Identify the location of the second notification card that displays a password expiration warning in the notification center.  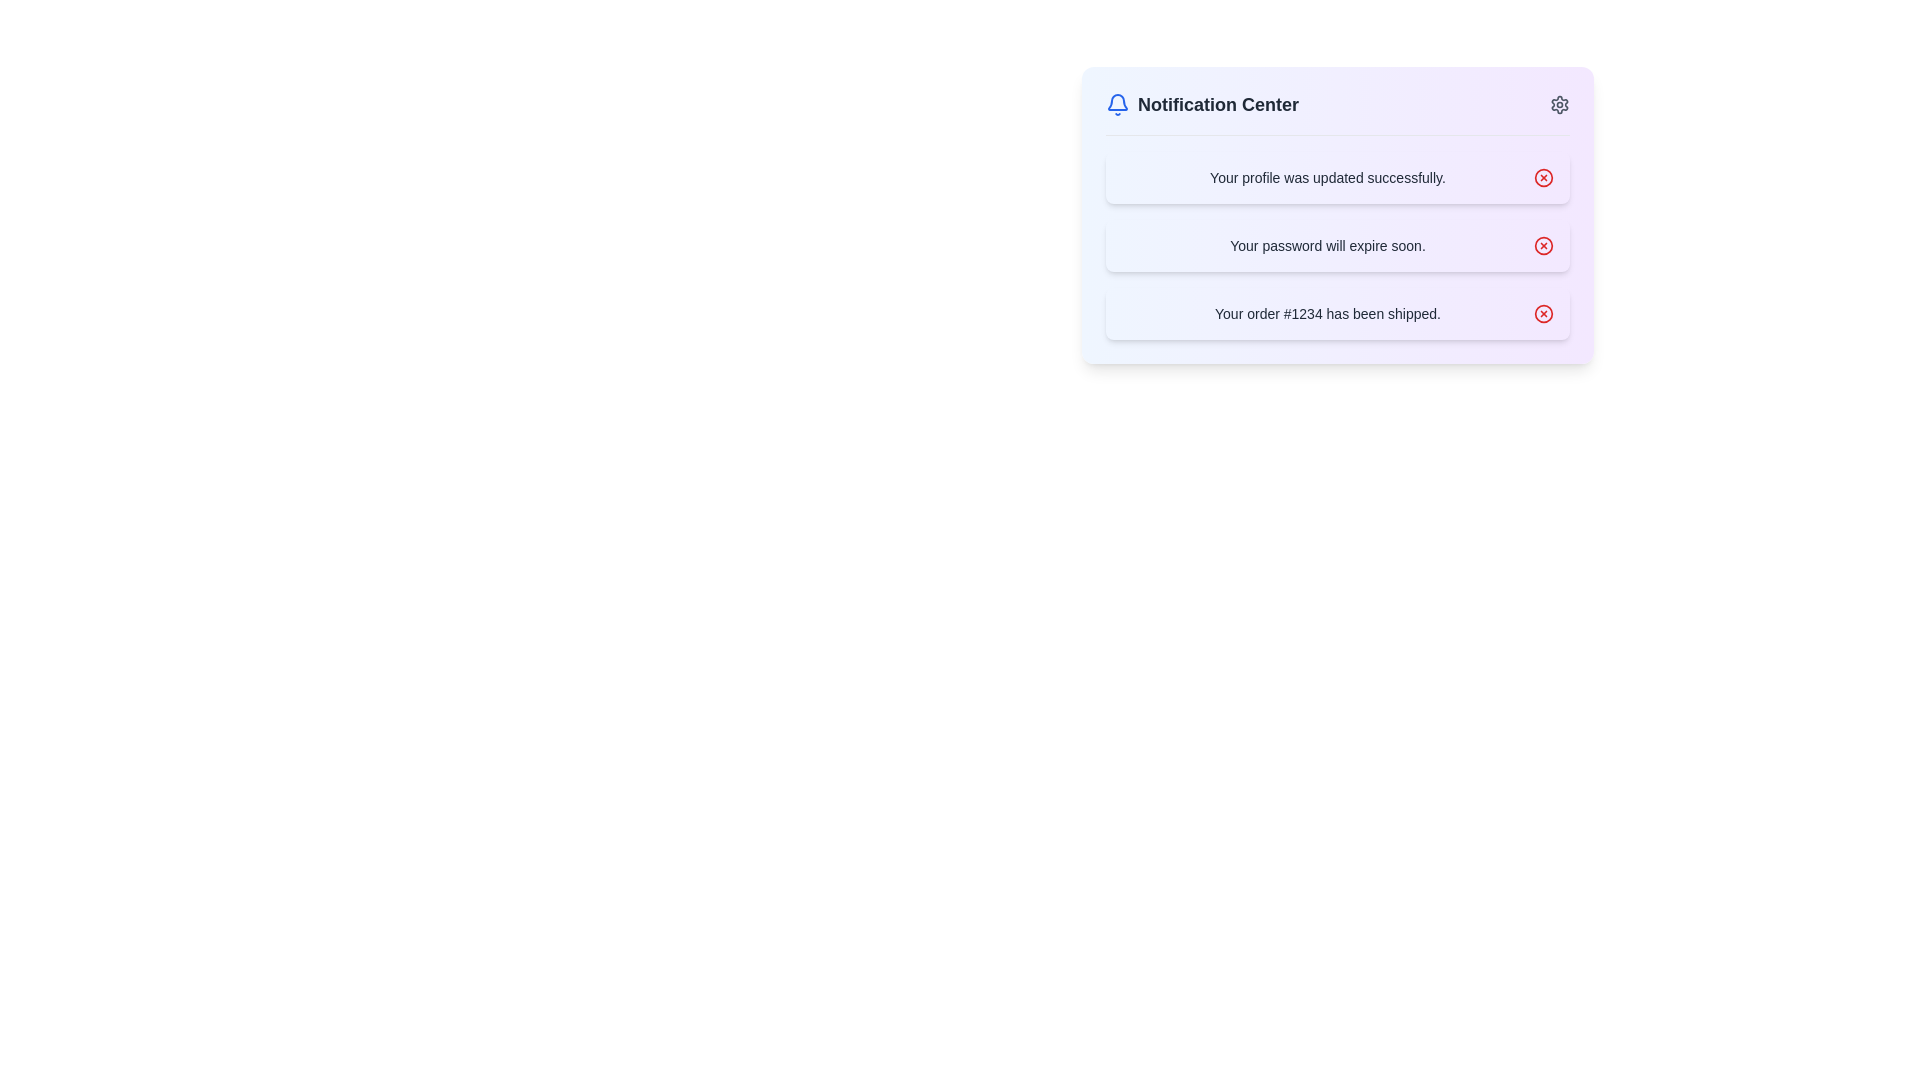
(1338, 245).